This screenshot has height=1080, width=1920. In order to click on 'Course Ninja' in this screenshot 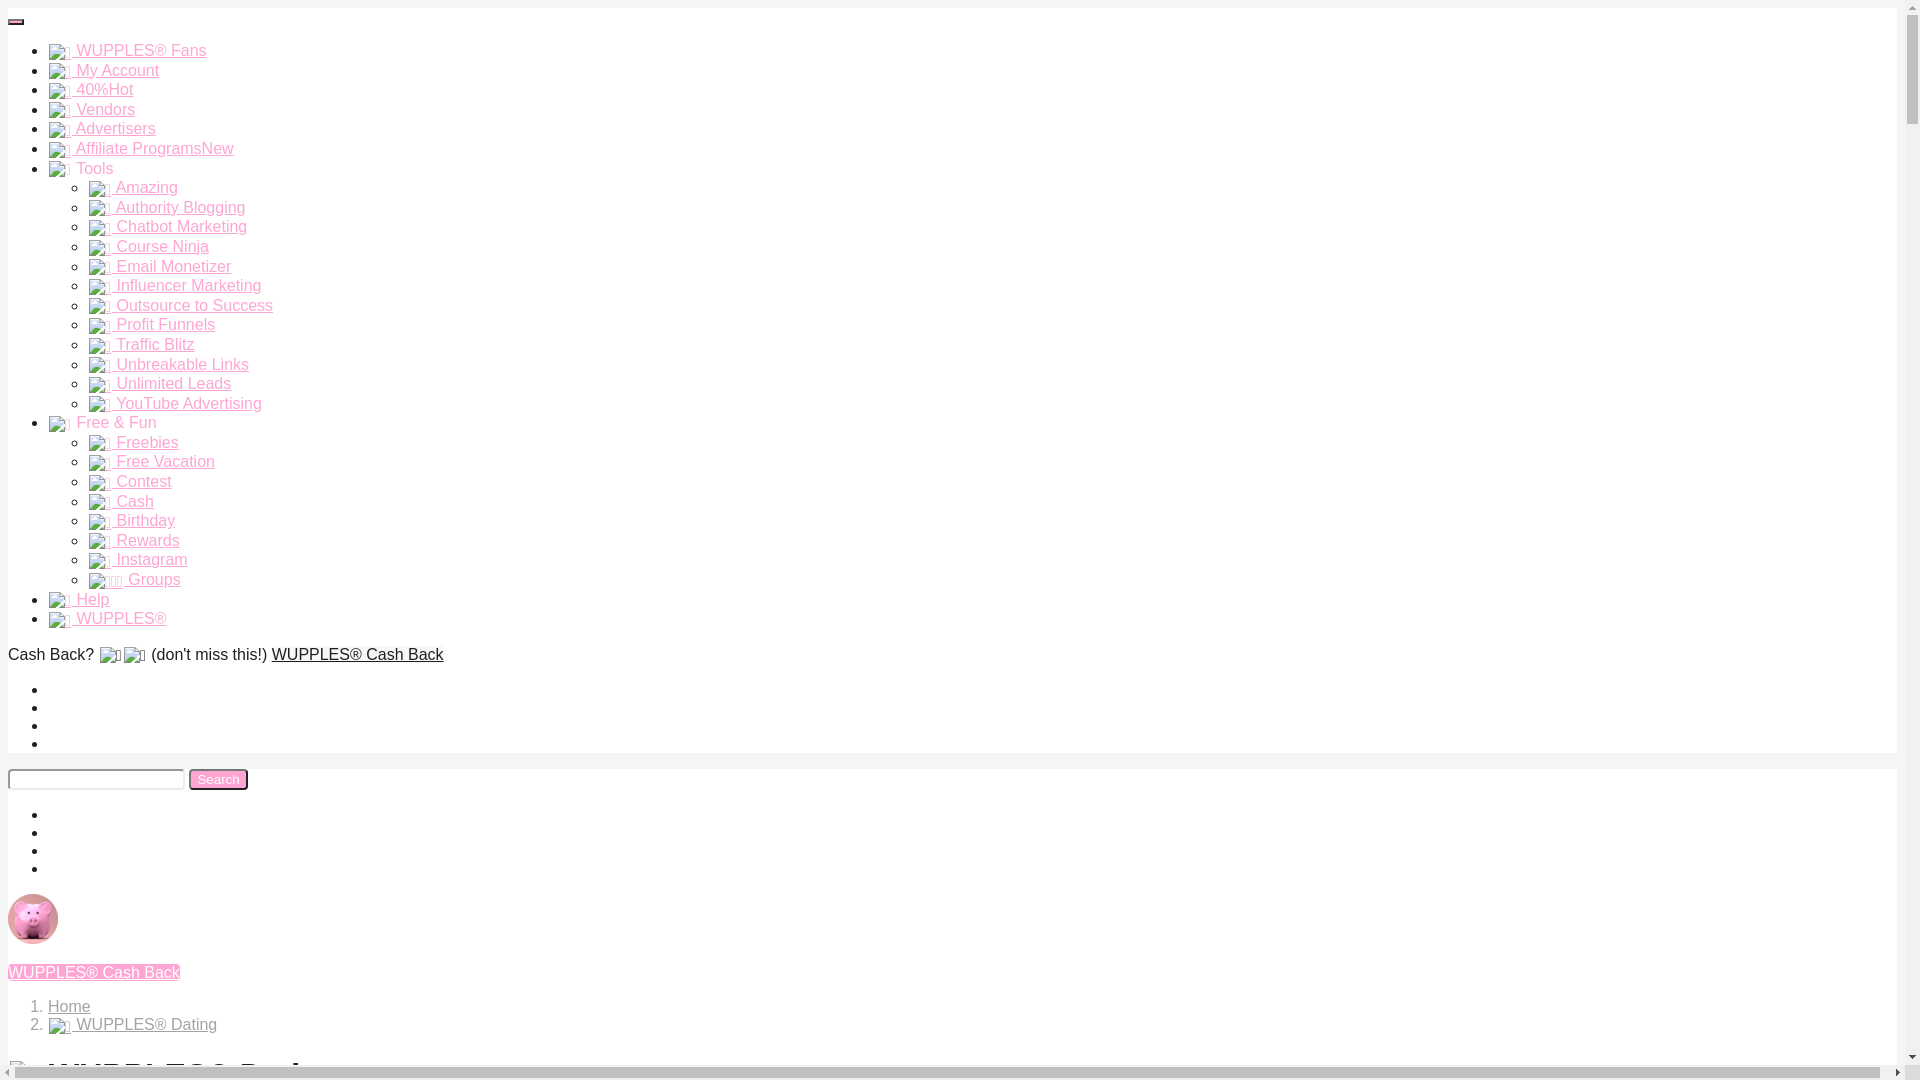, I will do `click(147, 245)`.